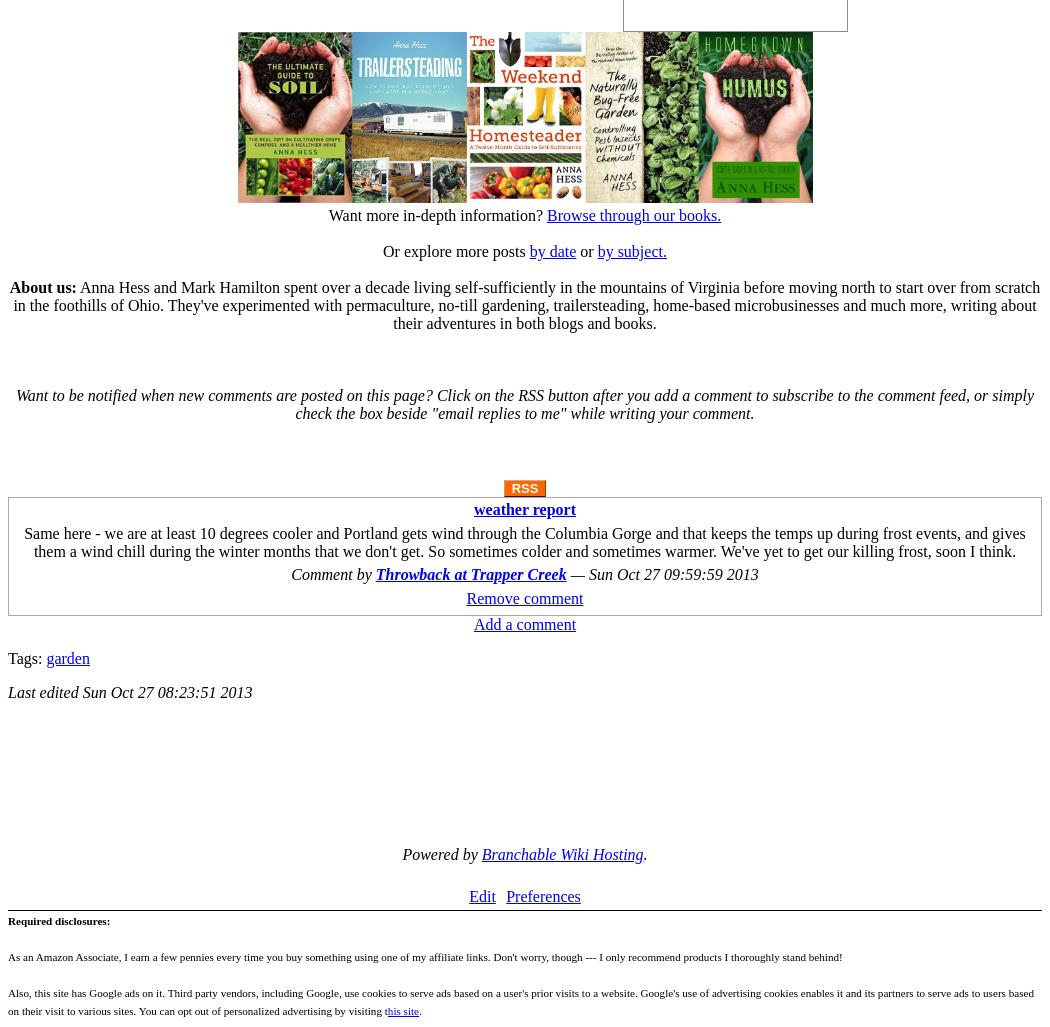 This screenshot has width=1050, height=1027. What do you see at coordinates (470, 573) in the screenshot?
I see `'Throwback at Trapper Creek'` at bounding box center [470, 573].